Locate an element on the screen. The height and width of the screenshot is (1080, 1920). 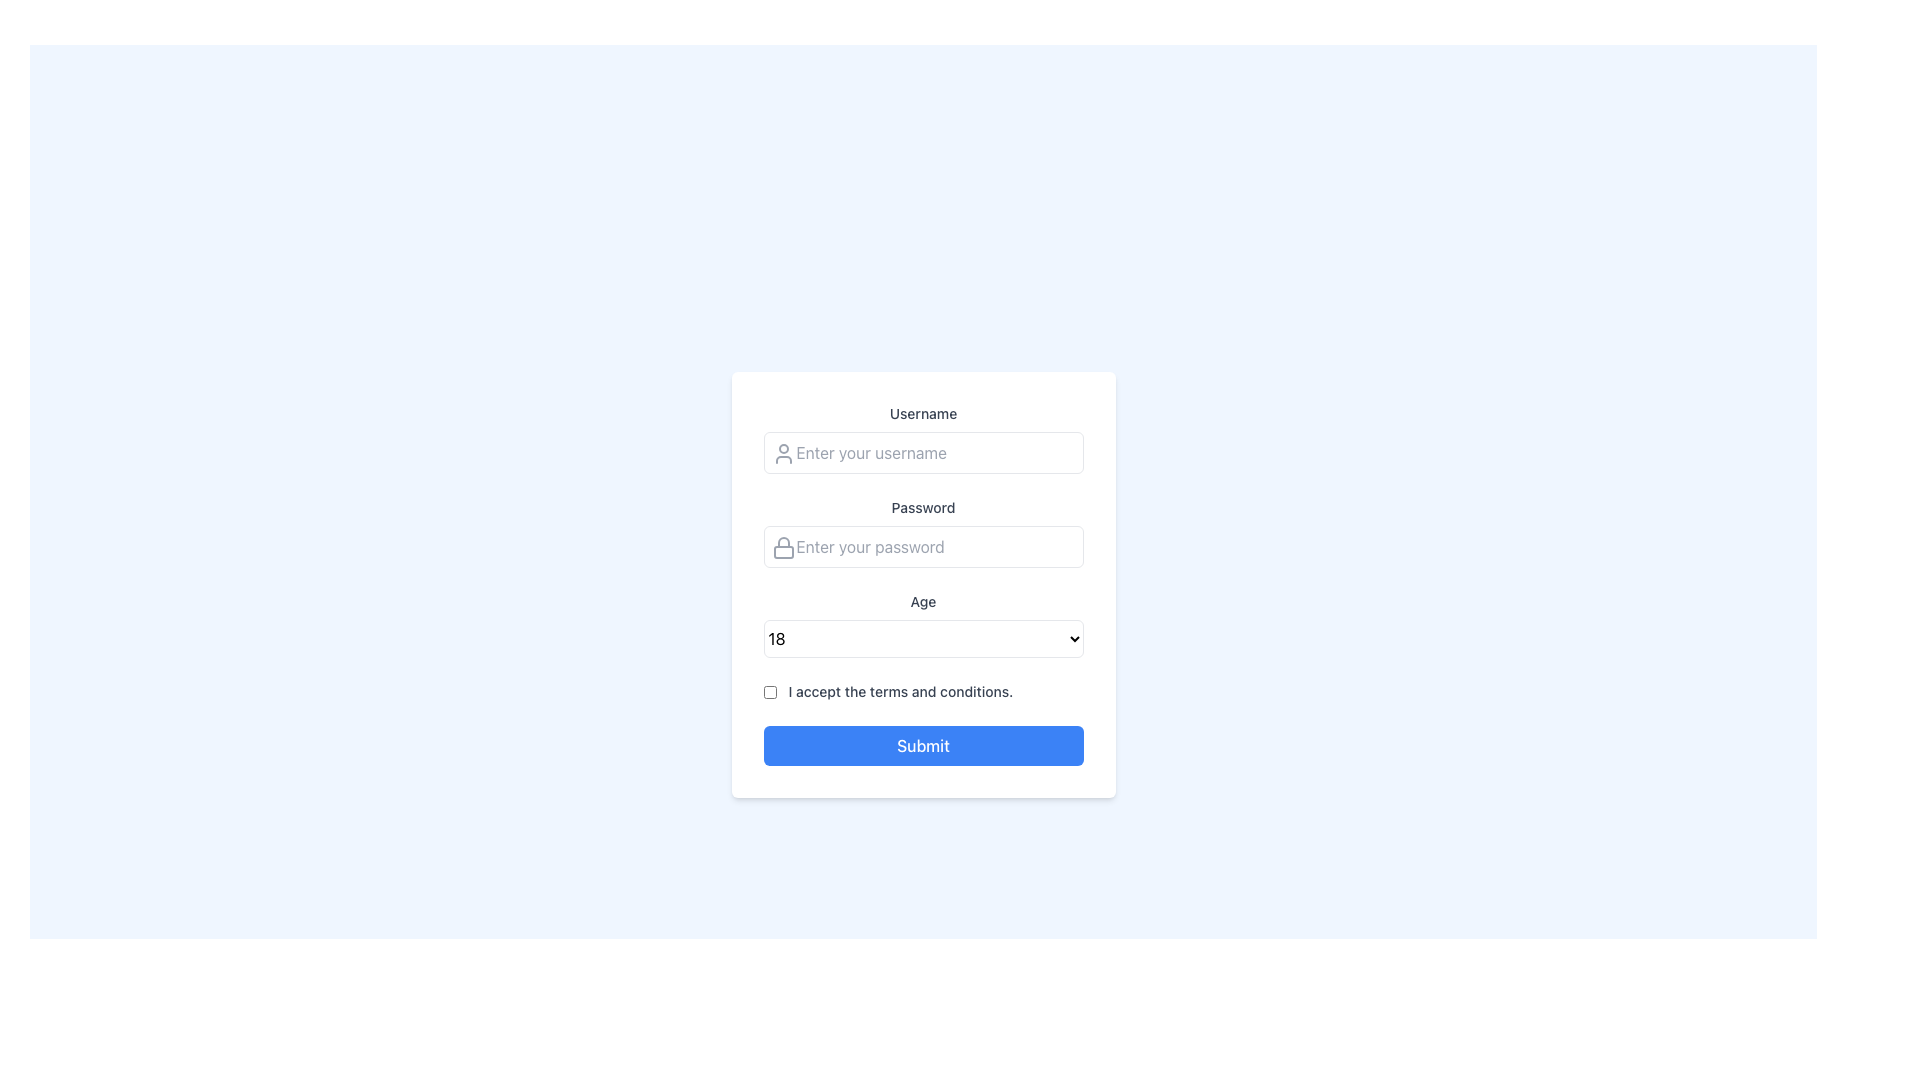
the checkbox labeled 'I accept the terms and conditions.' is located at coordinates (922, 690).